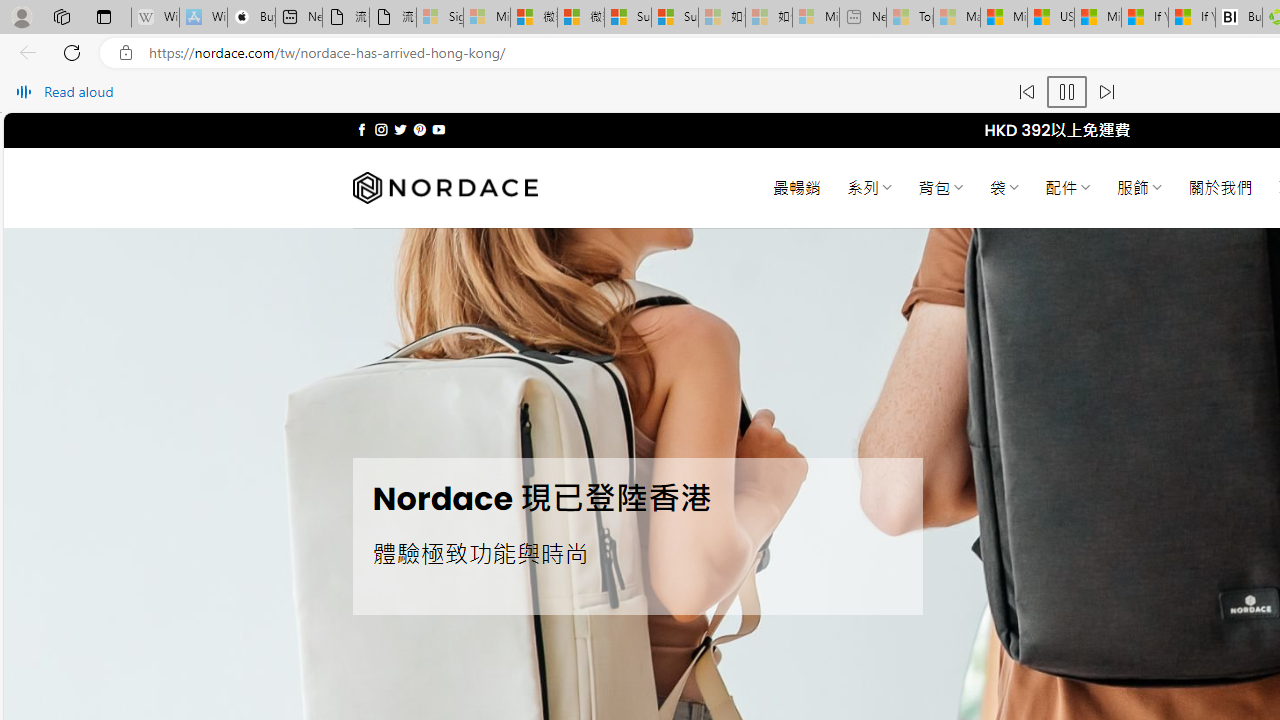 Image resolution: width=1280 pixels, height=720 pixels. Describe the element at coordinates (1104, 92) in the screenshot. I see `'Read next paragraph'` at that location.